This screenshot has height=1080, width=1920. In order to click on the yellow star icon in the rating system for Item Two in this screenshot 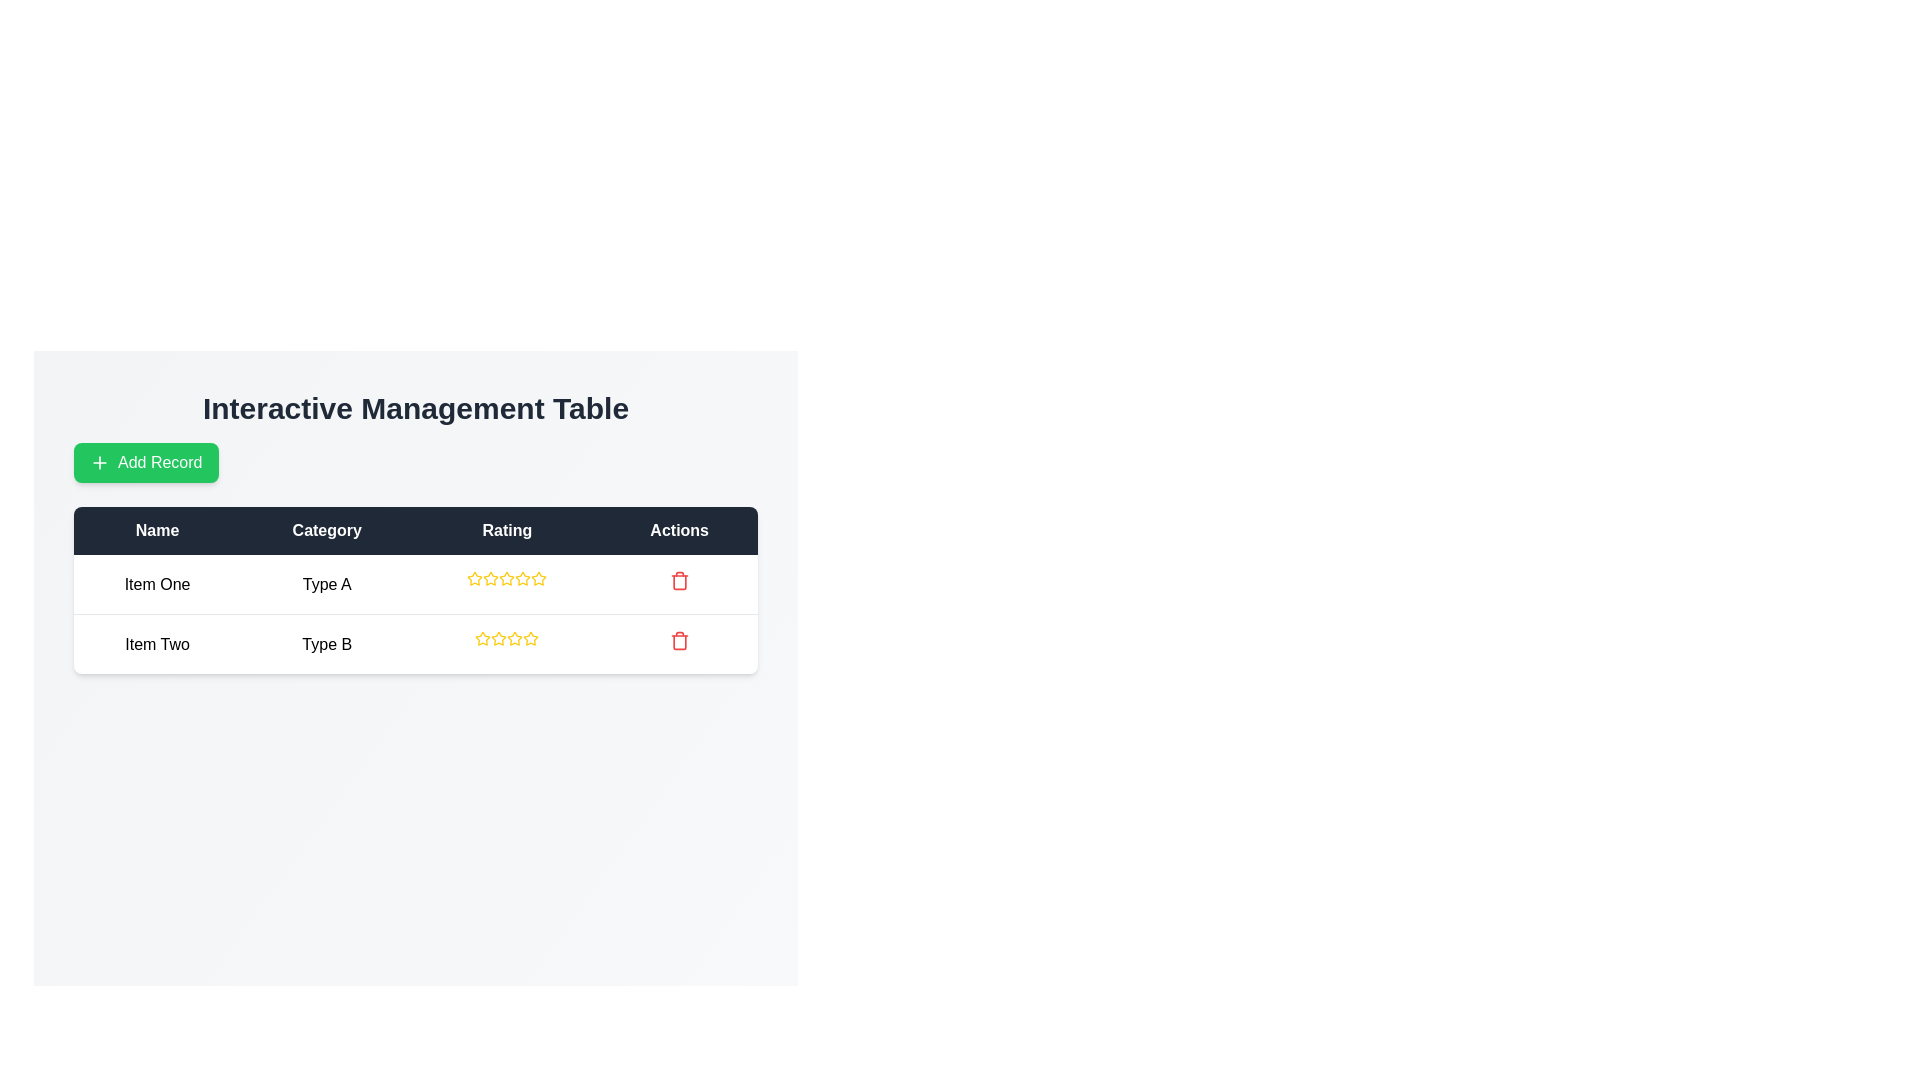, I will do `click(483, 638)`.